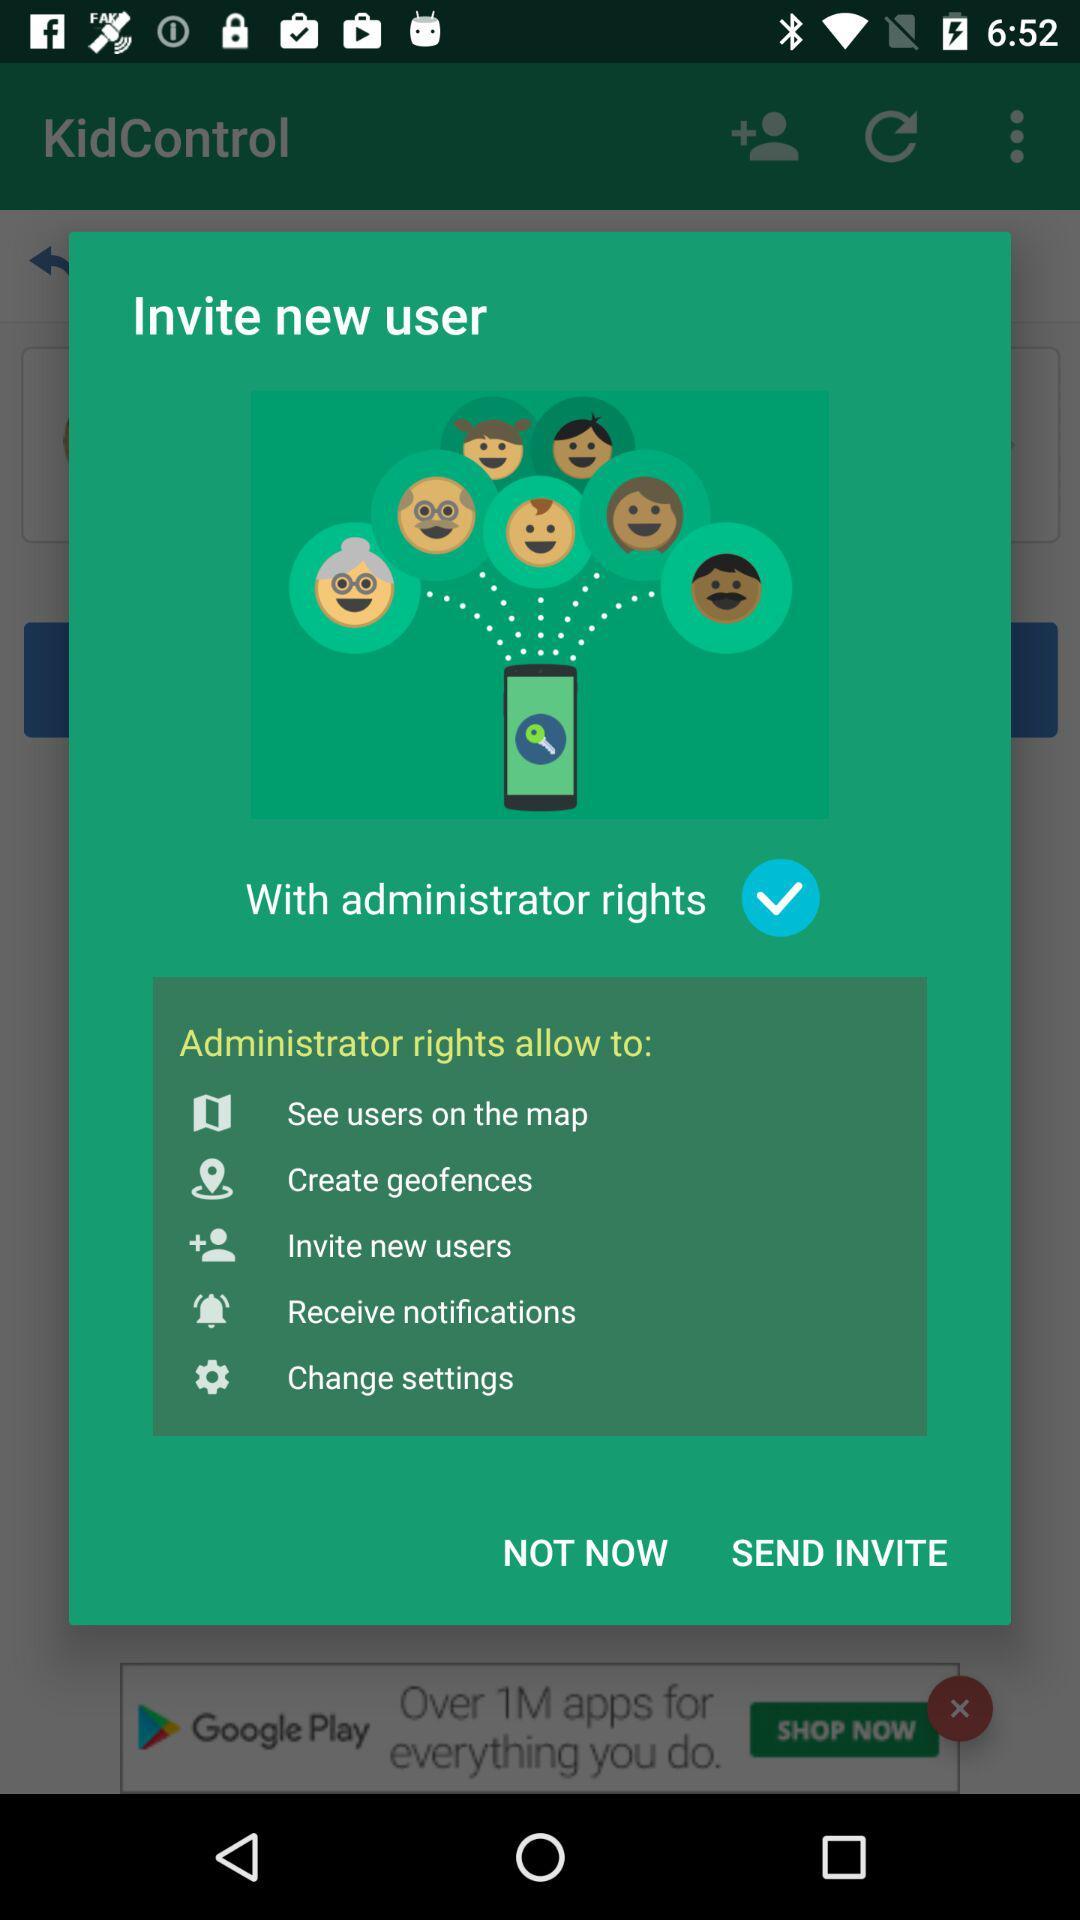 This screenshot has width=1080, height=1920. I want to click on item at the bottom right corner, so click(839, 1550).